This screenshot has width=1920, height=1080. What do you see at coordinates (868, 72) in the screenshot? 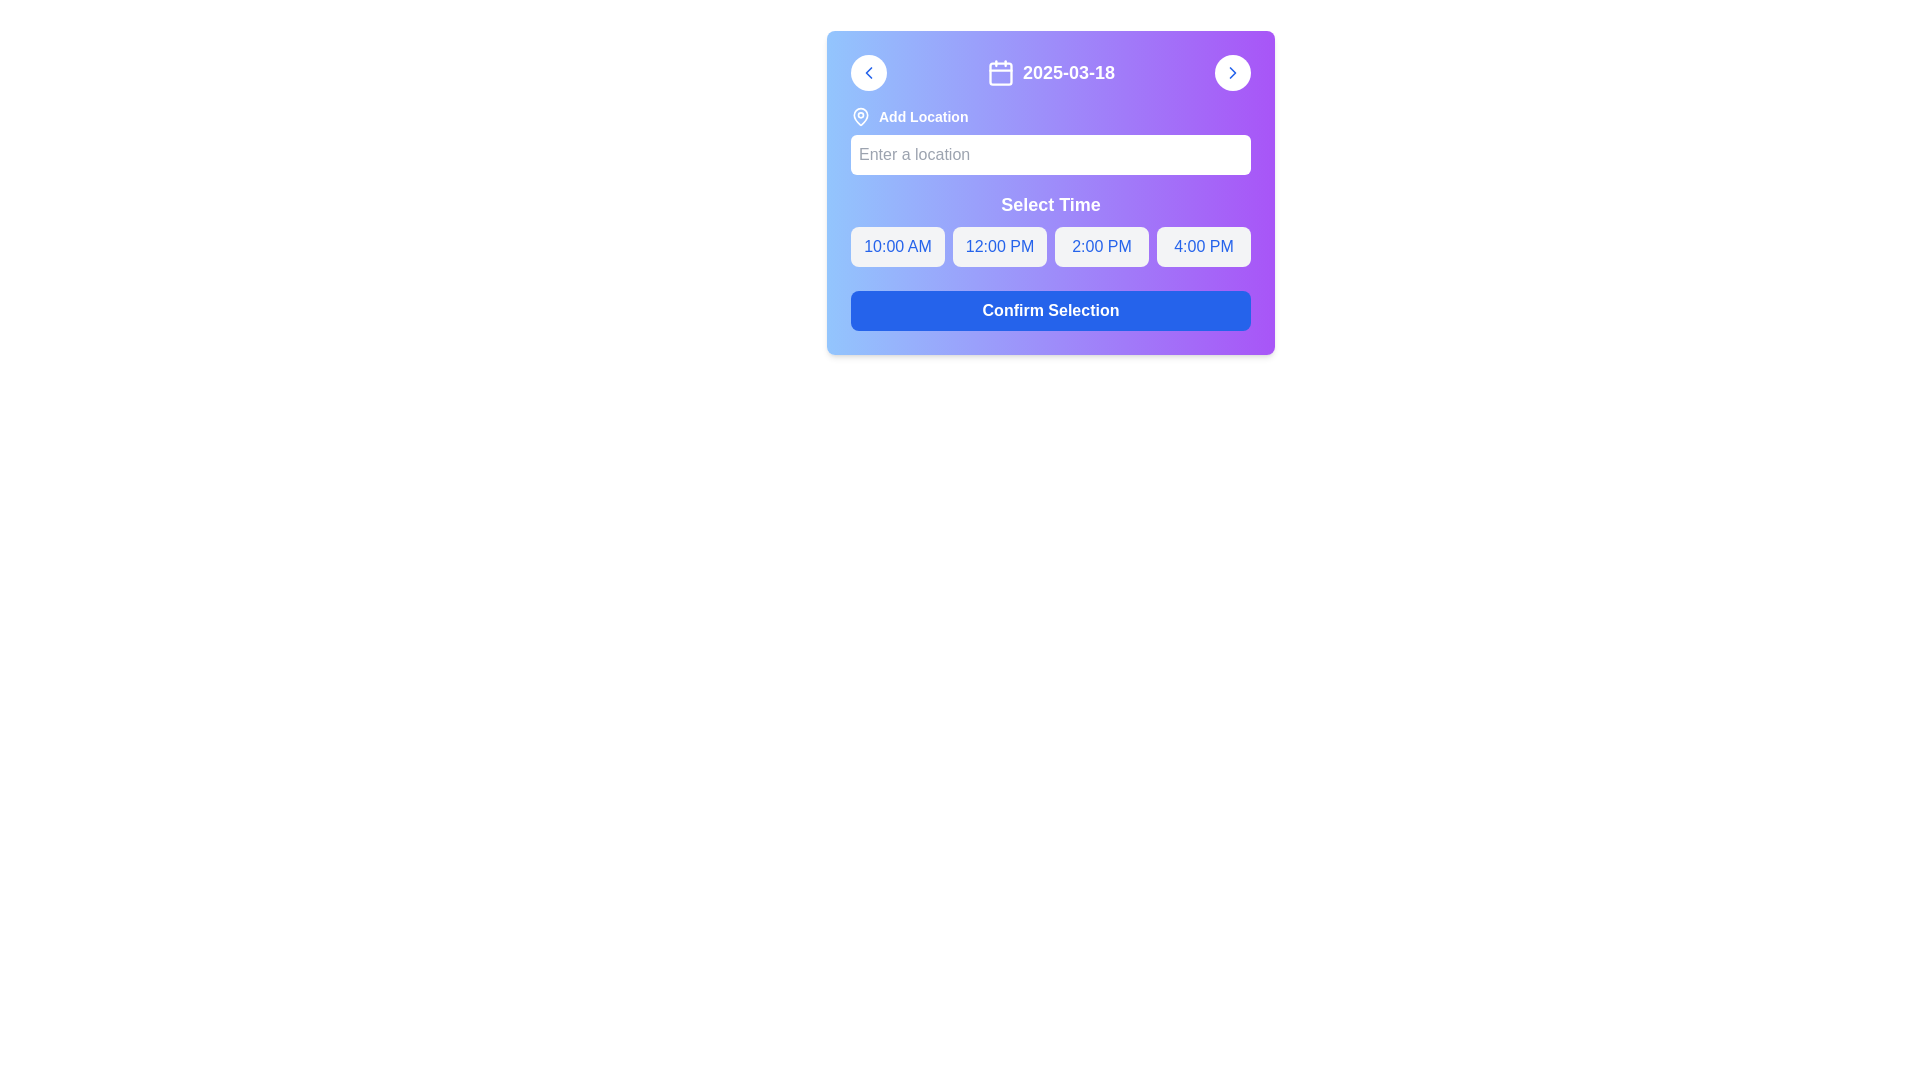
I see `the left-pointing chevron icon located within the circular button in the top-left corner of the calendar-style interface` at bounding box center [868, 72].